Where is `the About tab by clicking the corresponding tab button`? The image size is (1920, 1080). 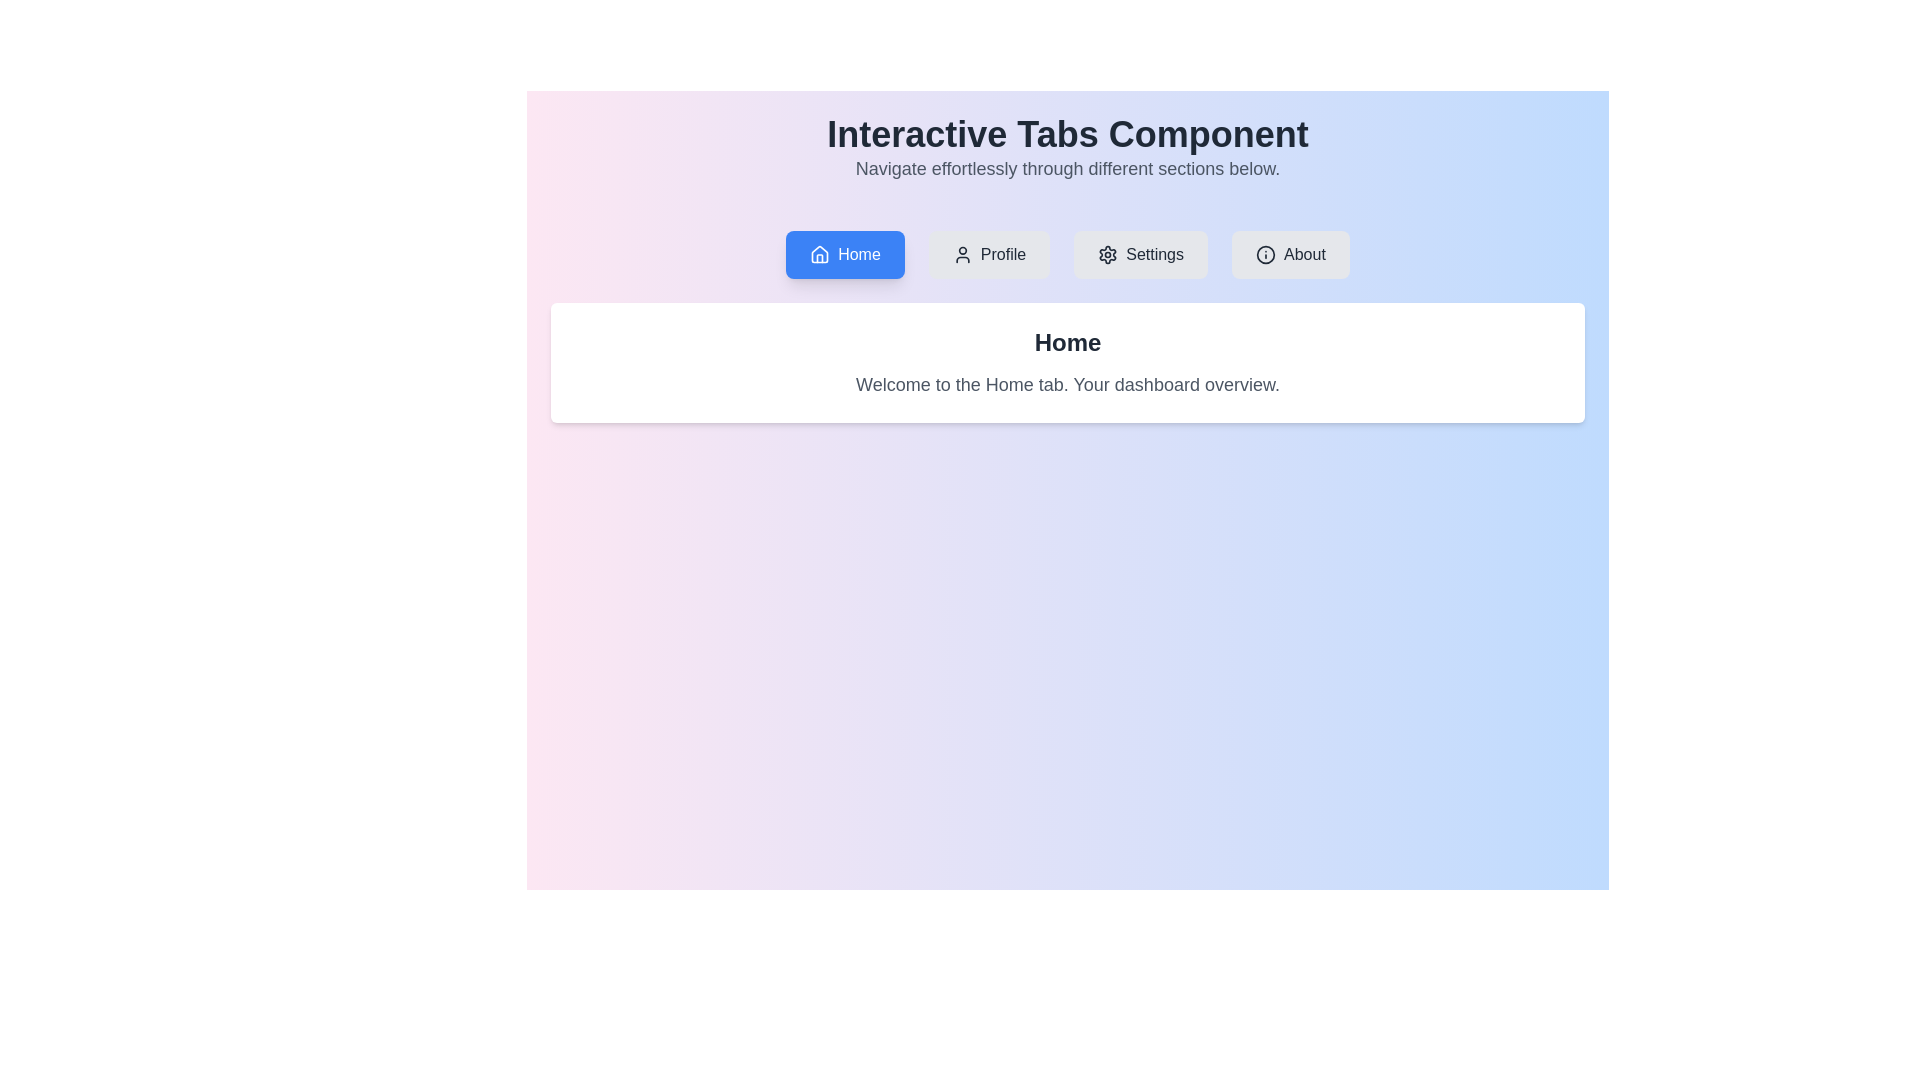
the About tab by clicking the corresponding tab button is located at coordinates (1291, 253).